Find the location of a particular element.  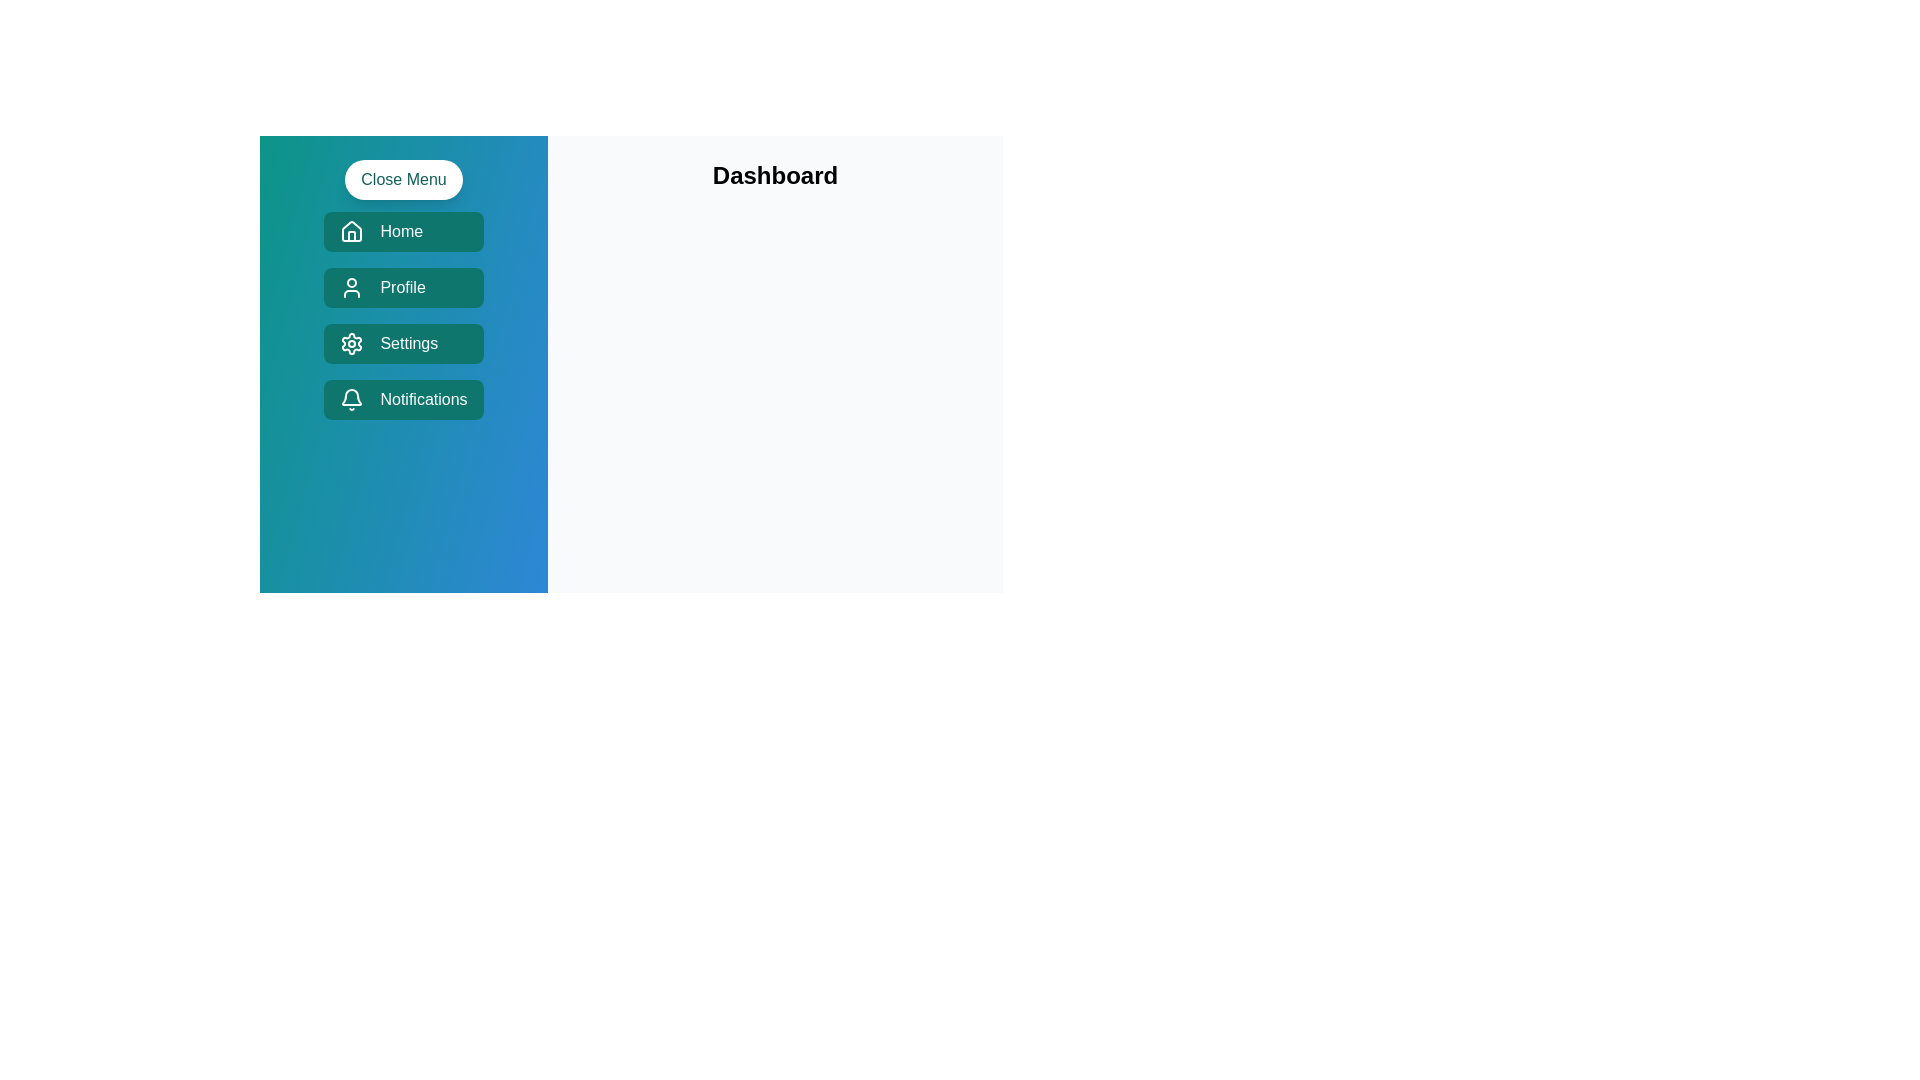

the 'Home' text label in the left sidebar menu is located at coordinates (400, 230).